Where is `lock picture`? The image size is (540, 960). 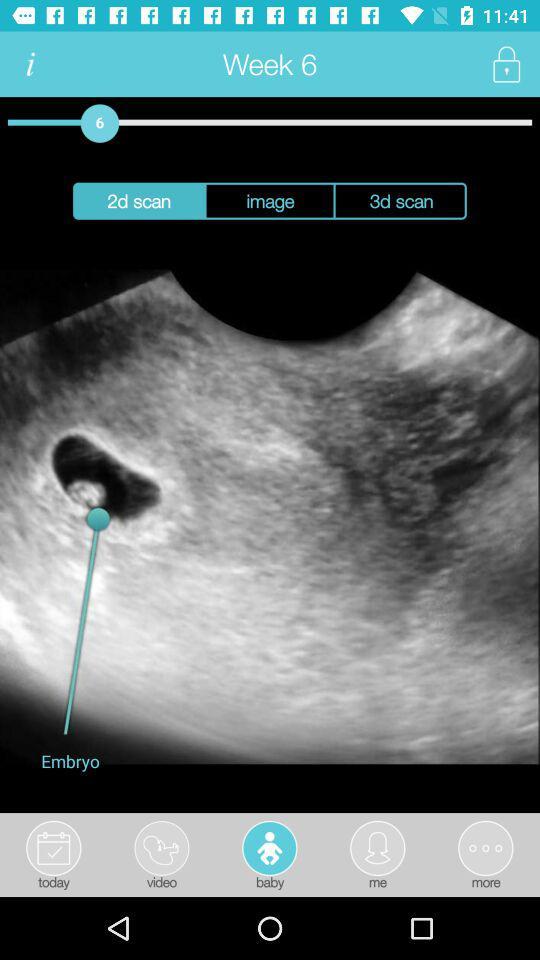 lock picture is located at coordinates (505, 64).